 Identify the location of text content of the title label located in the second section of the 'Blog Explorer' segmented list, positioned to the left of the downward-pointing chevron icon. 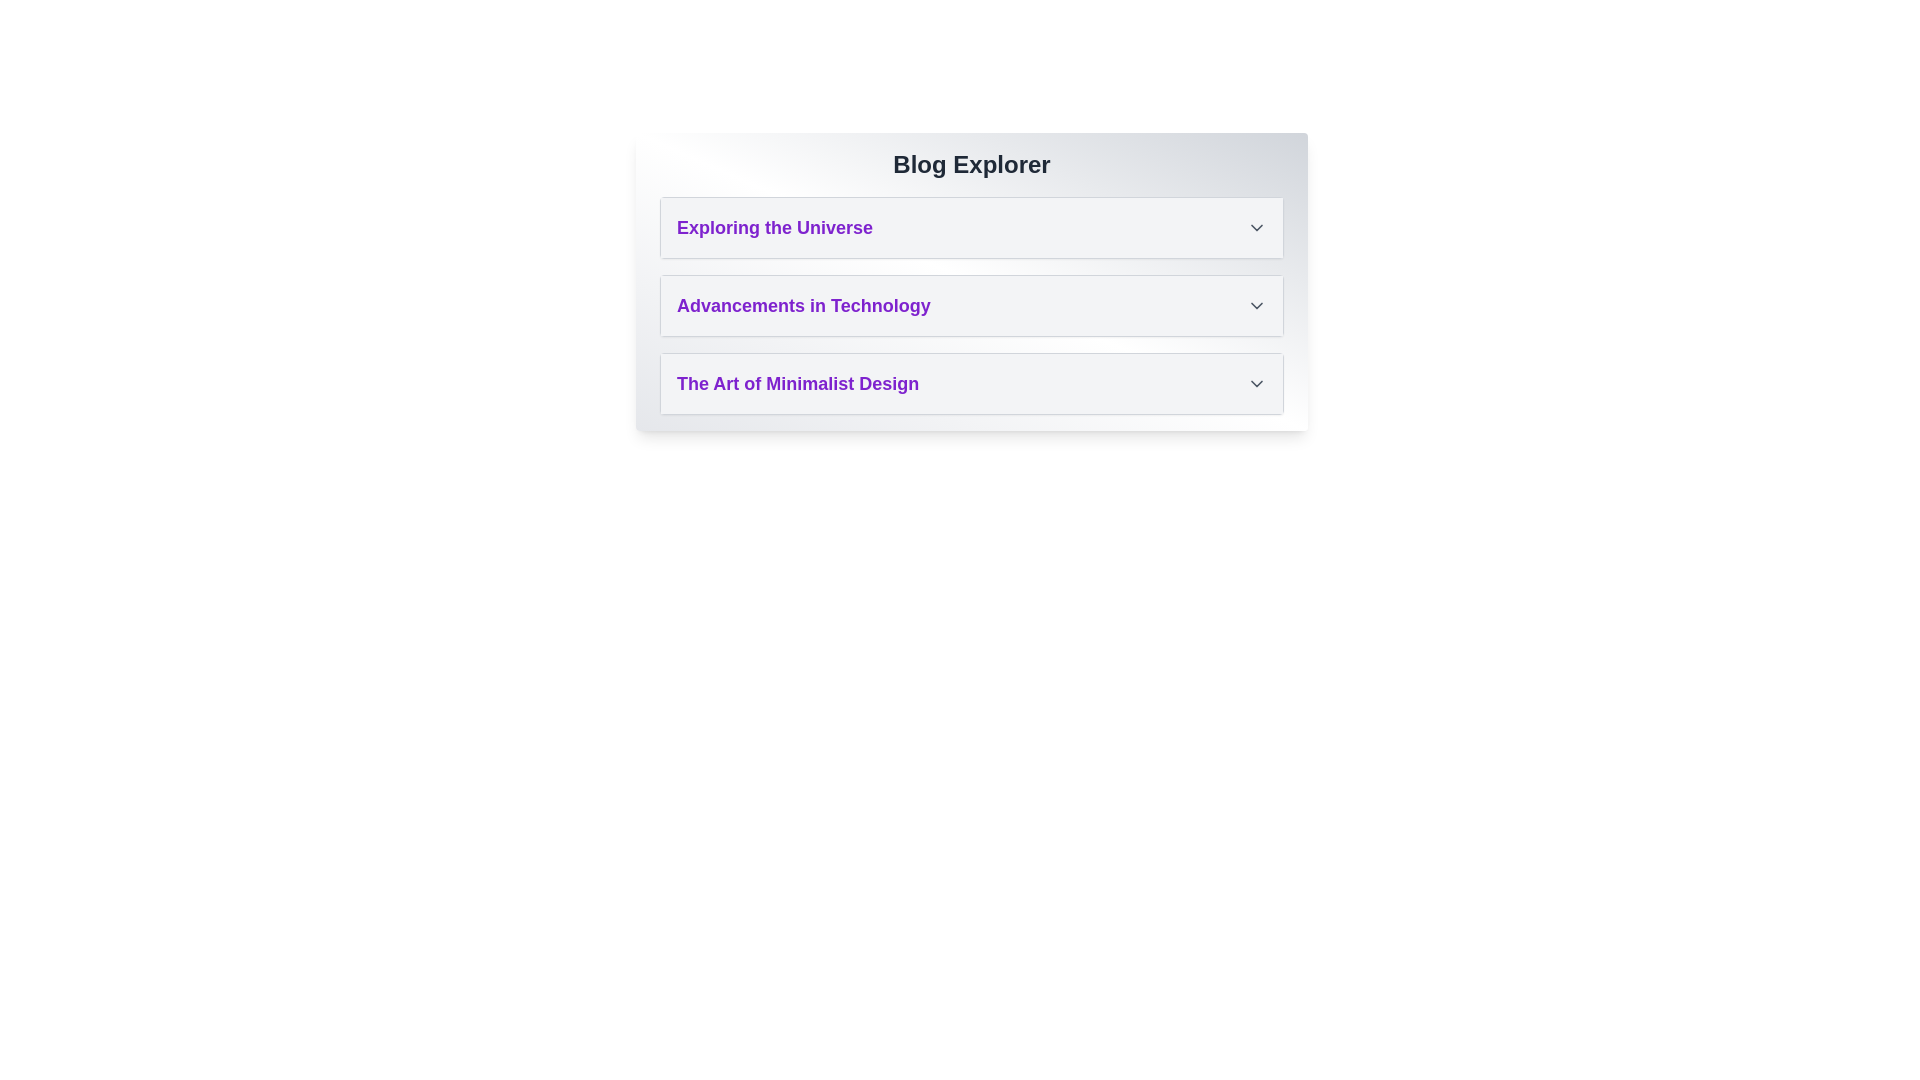
(803, 305).